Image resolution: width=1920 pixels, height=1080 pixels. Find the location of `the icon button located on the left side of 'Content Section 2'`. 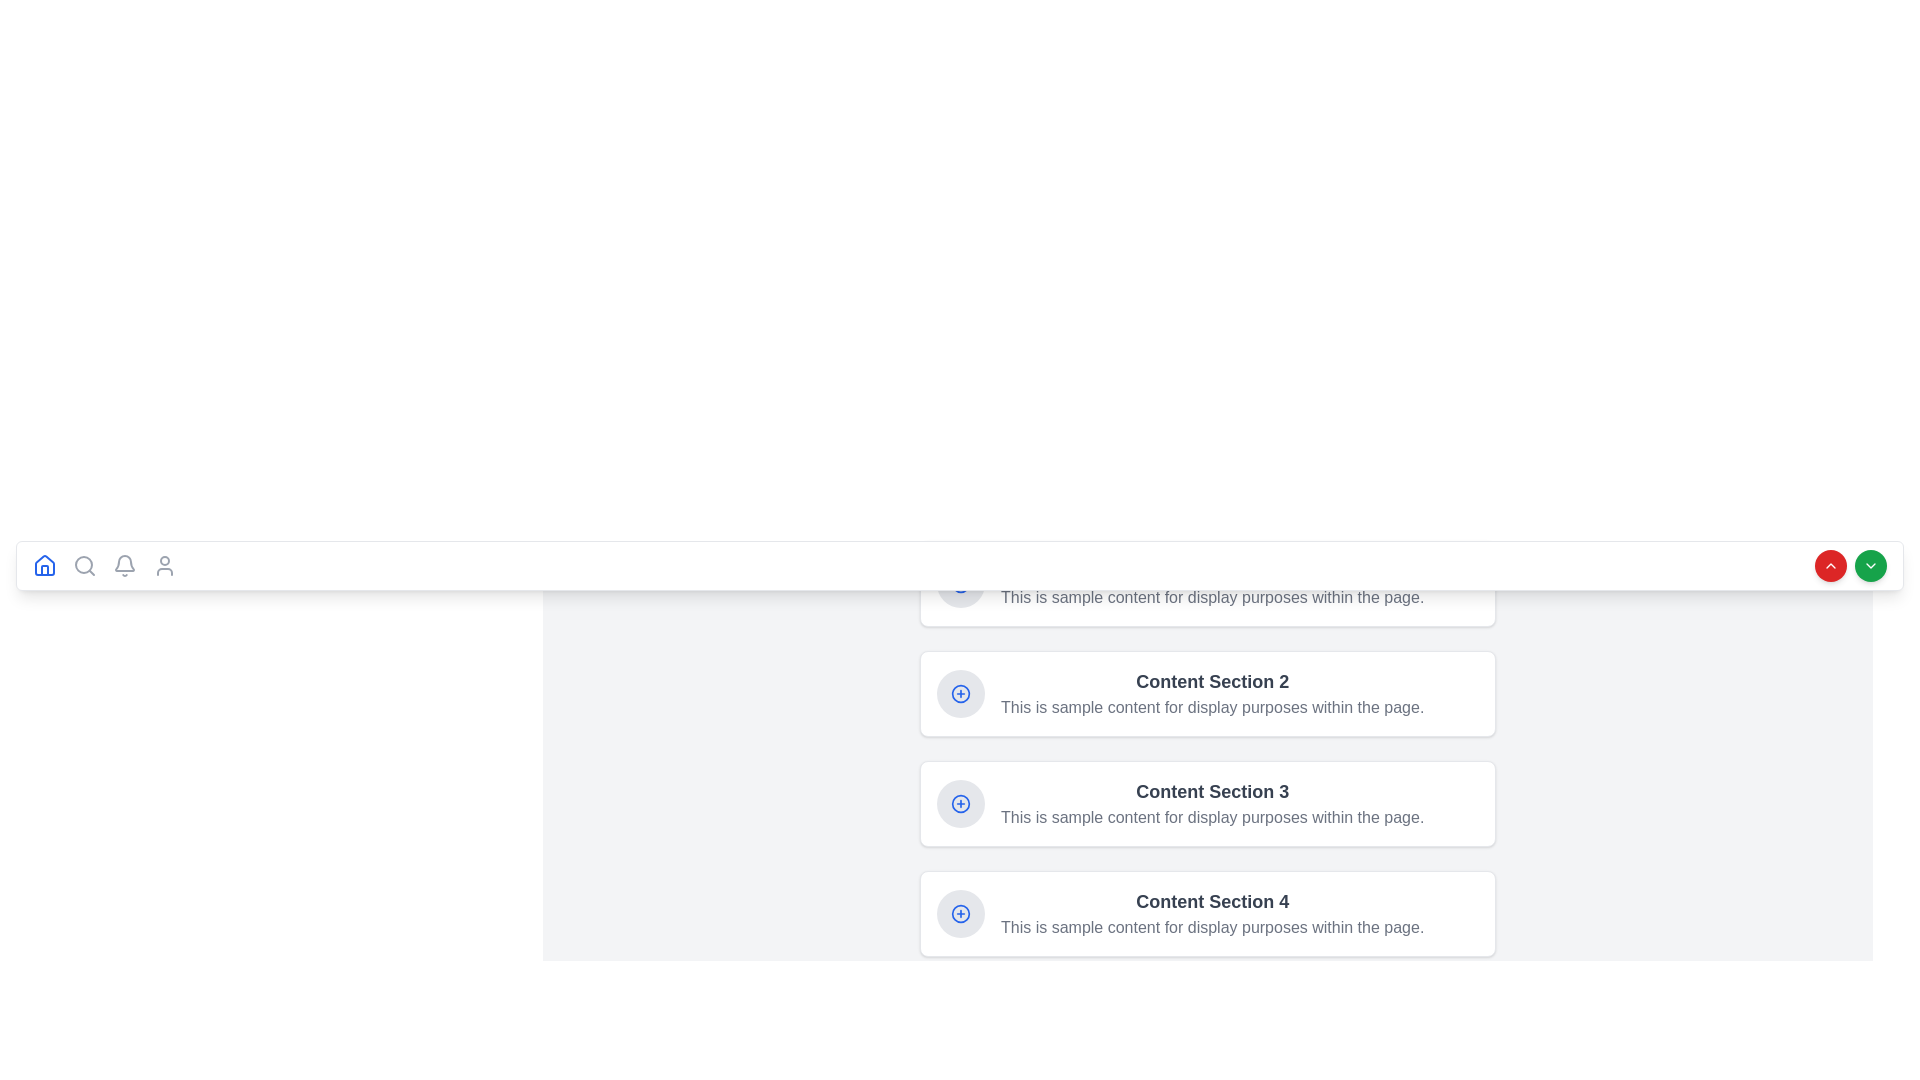

the icon button located on the left side of 'Content Section 2' is located at coordinates (960, 693).